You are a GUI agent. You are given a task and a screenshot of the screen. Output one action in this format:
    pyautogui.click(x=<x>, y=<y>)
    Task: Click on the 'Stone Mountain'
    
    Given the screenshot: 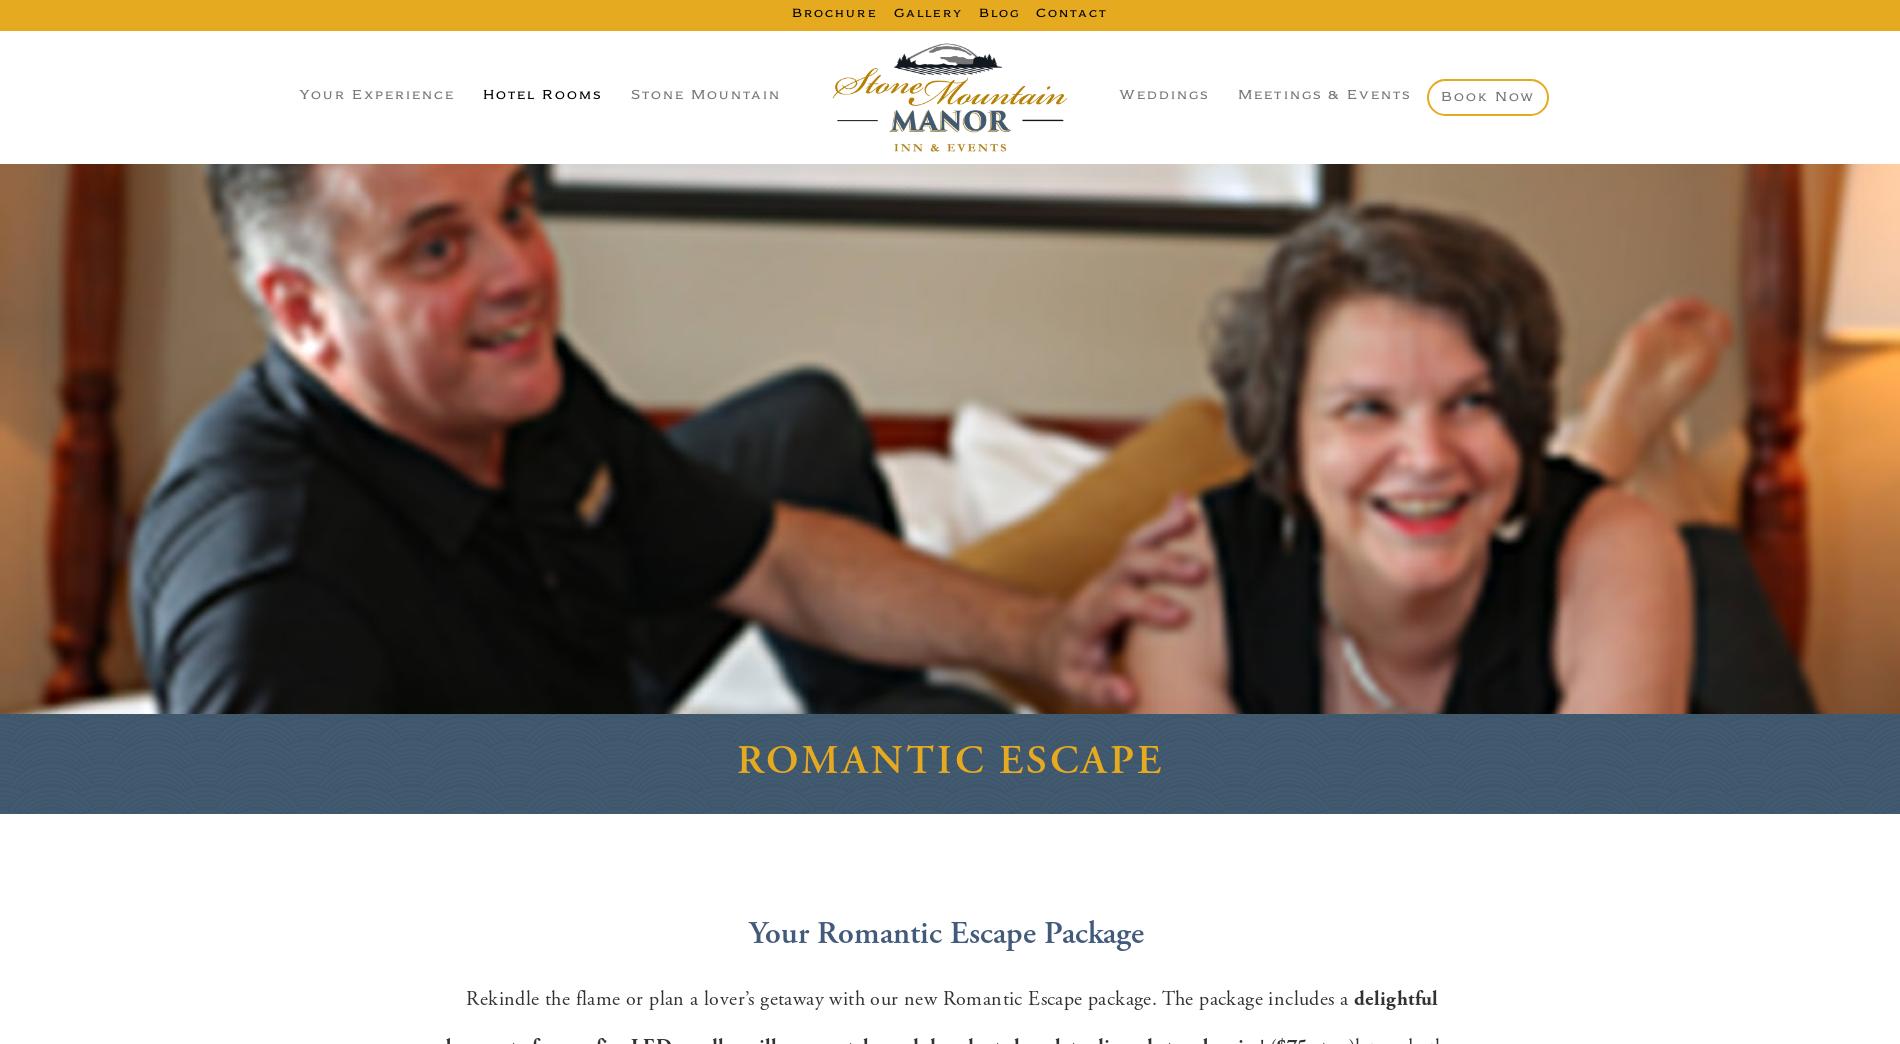 What is the action you would take?
    pyautogui.click(x=705, y=96)
    